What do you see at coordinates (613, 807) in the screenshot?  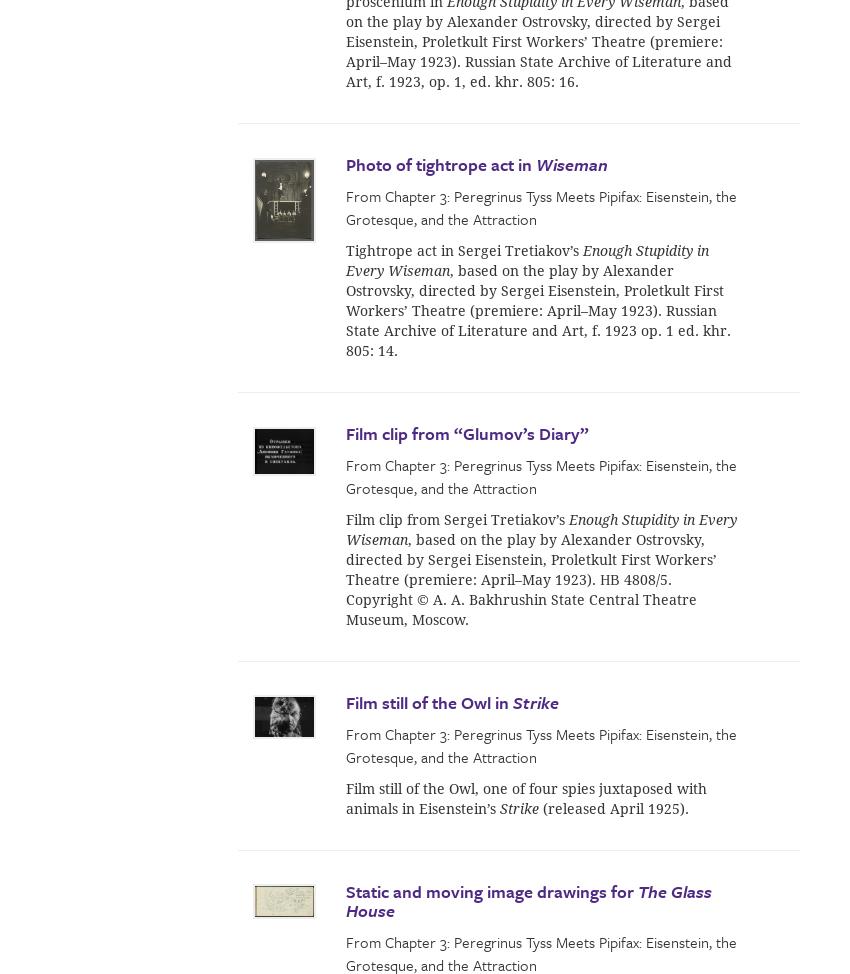 I see `'(released April 1925).'` at bounding box center [613, 807].